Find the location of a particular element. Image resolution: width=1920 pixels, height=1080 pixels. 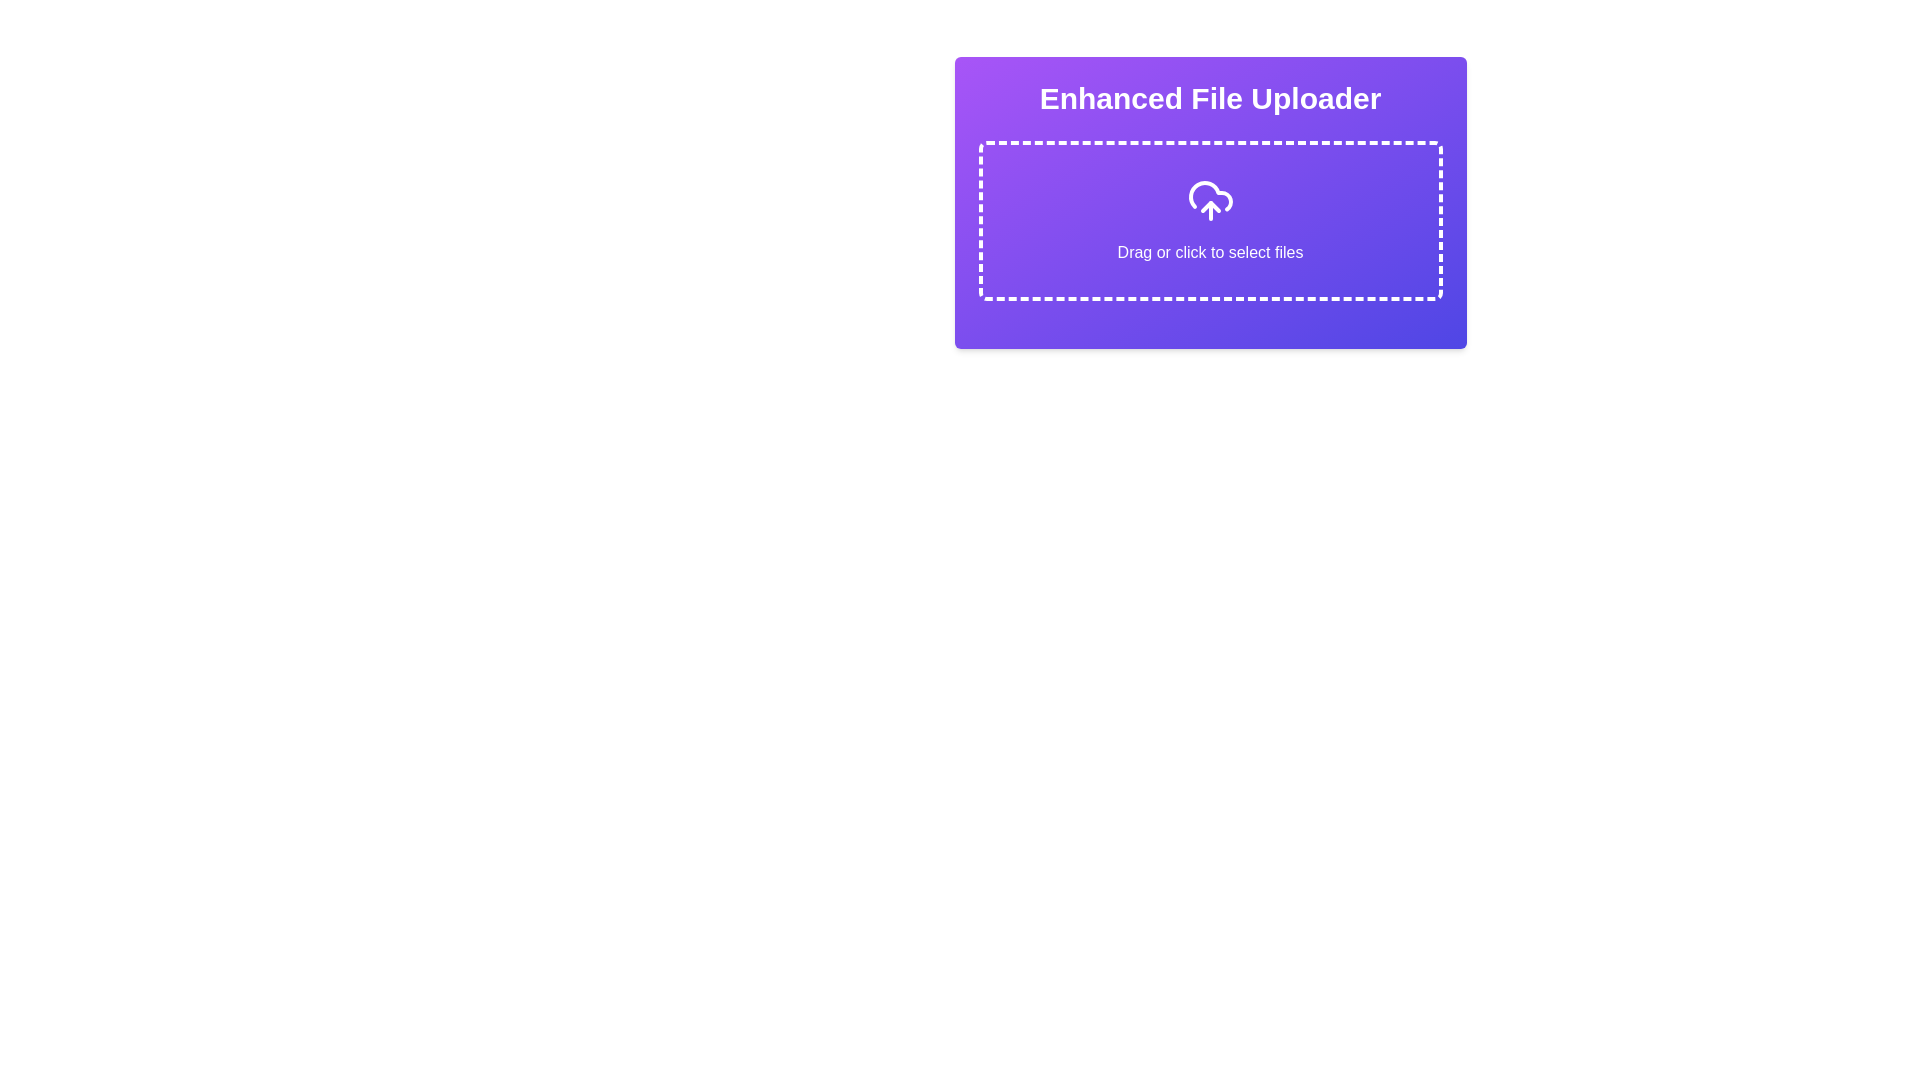

the area surrounding the cloud upload icon, which is centrally located in the dashed rectangle labeled 'Drag or click is located at coordinates (1209, 200).